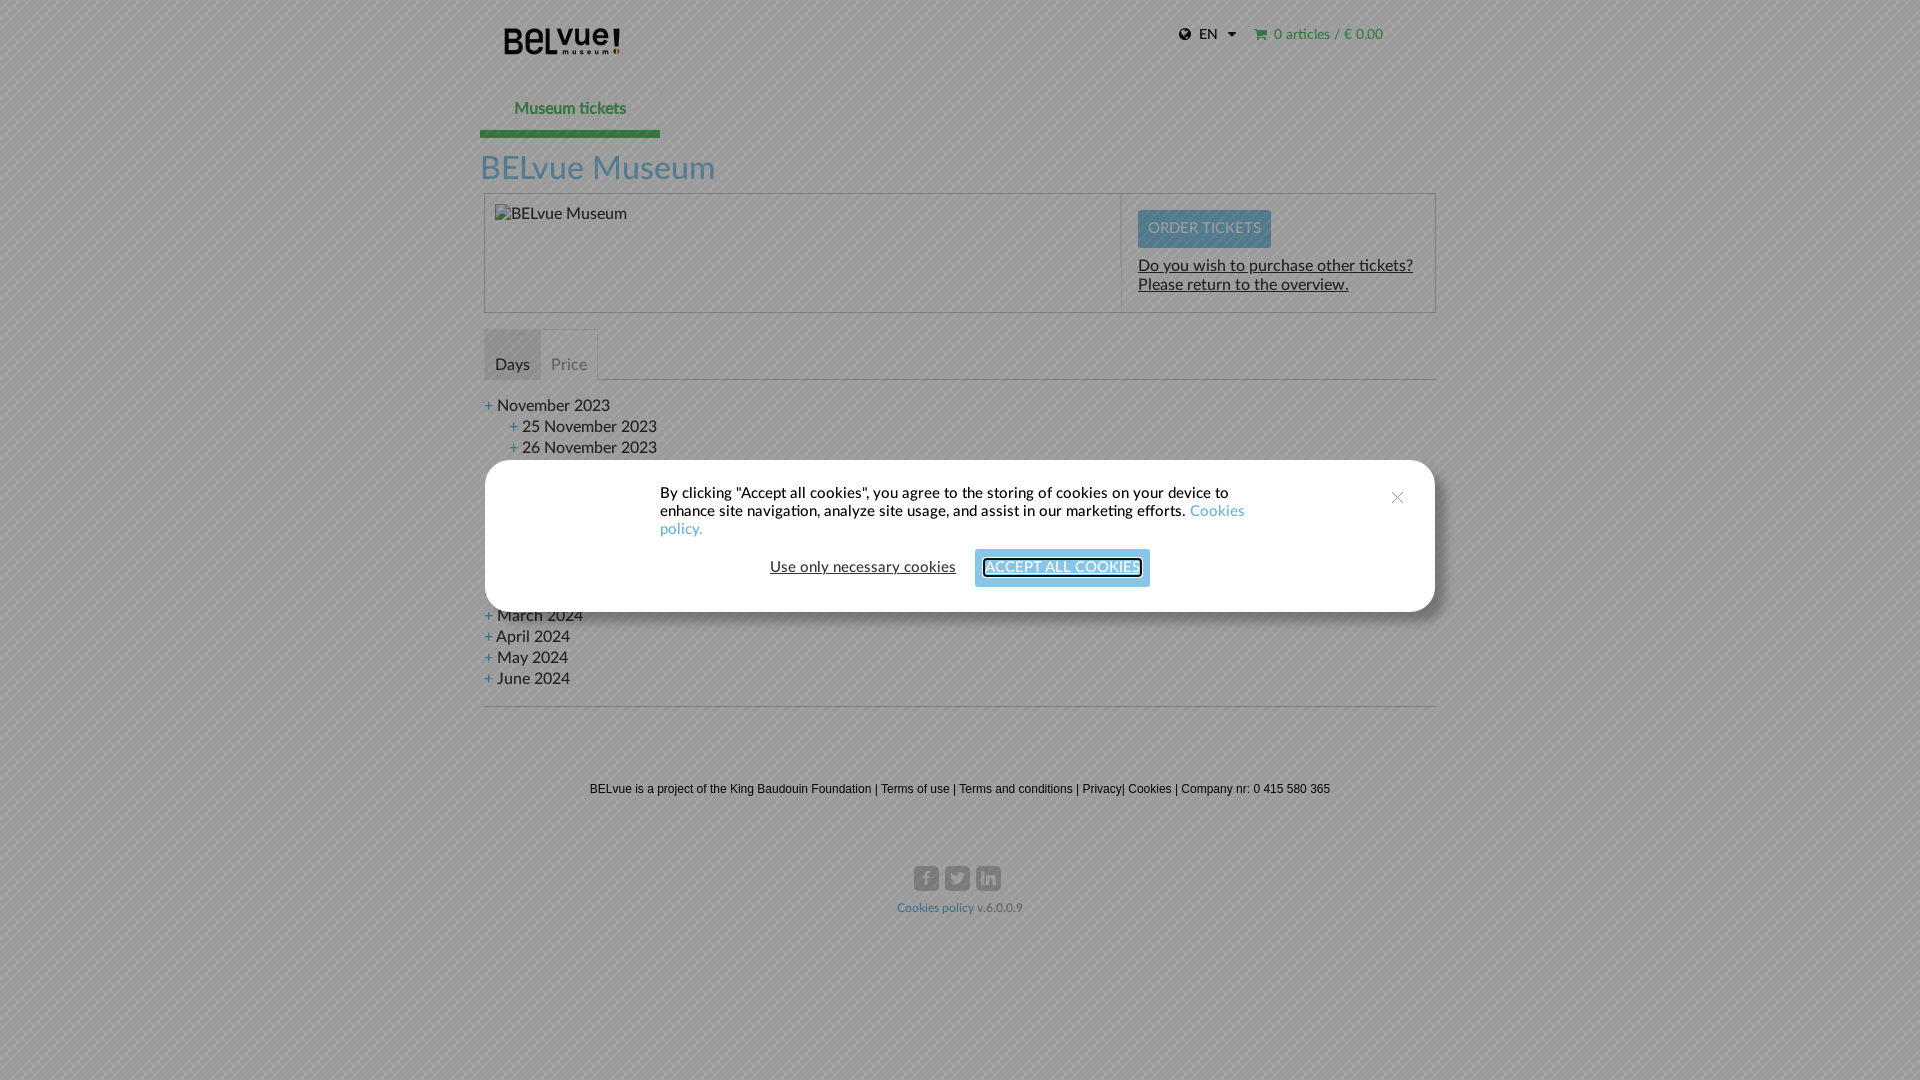  Describe the element at coordinates (1207, 36) in the screenshot. I see `'EN'` at that location.